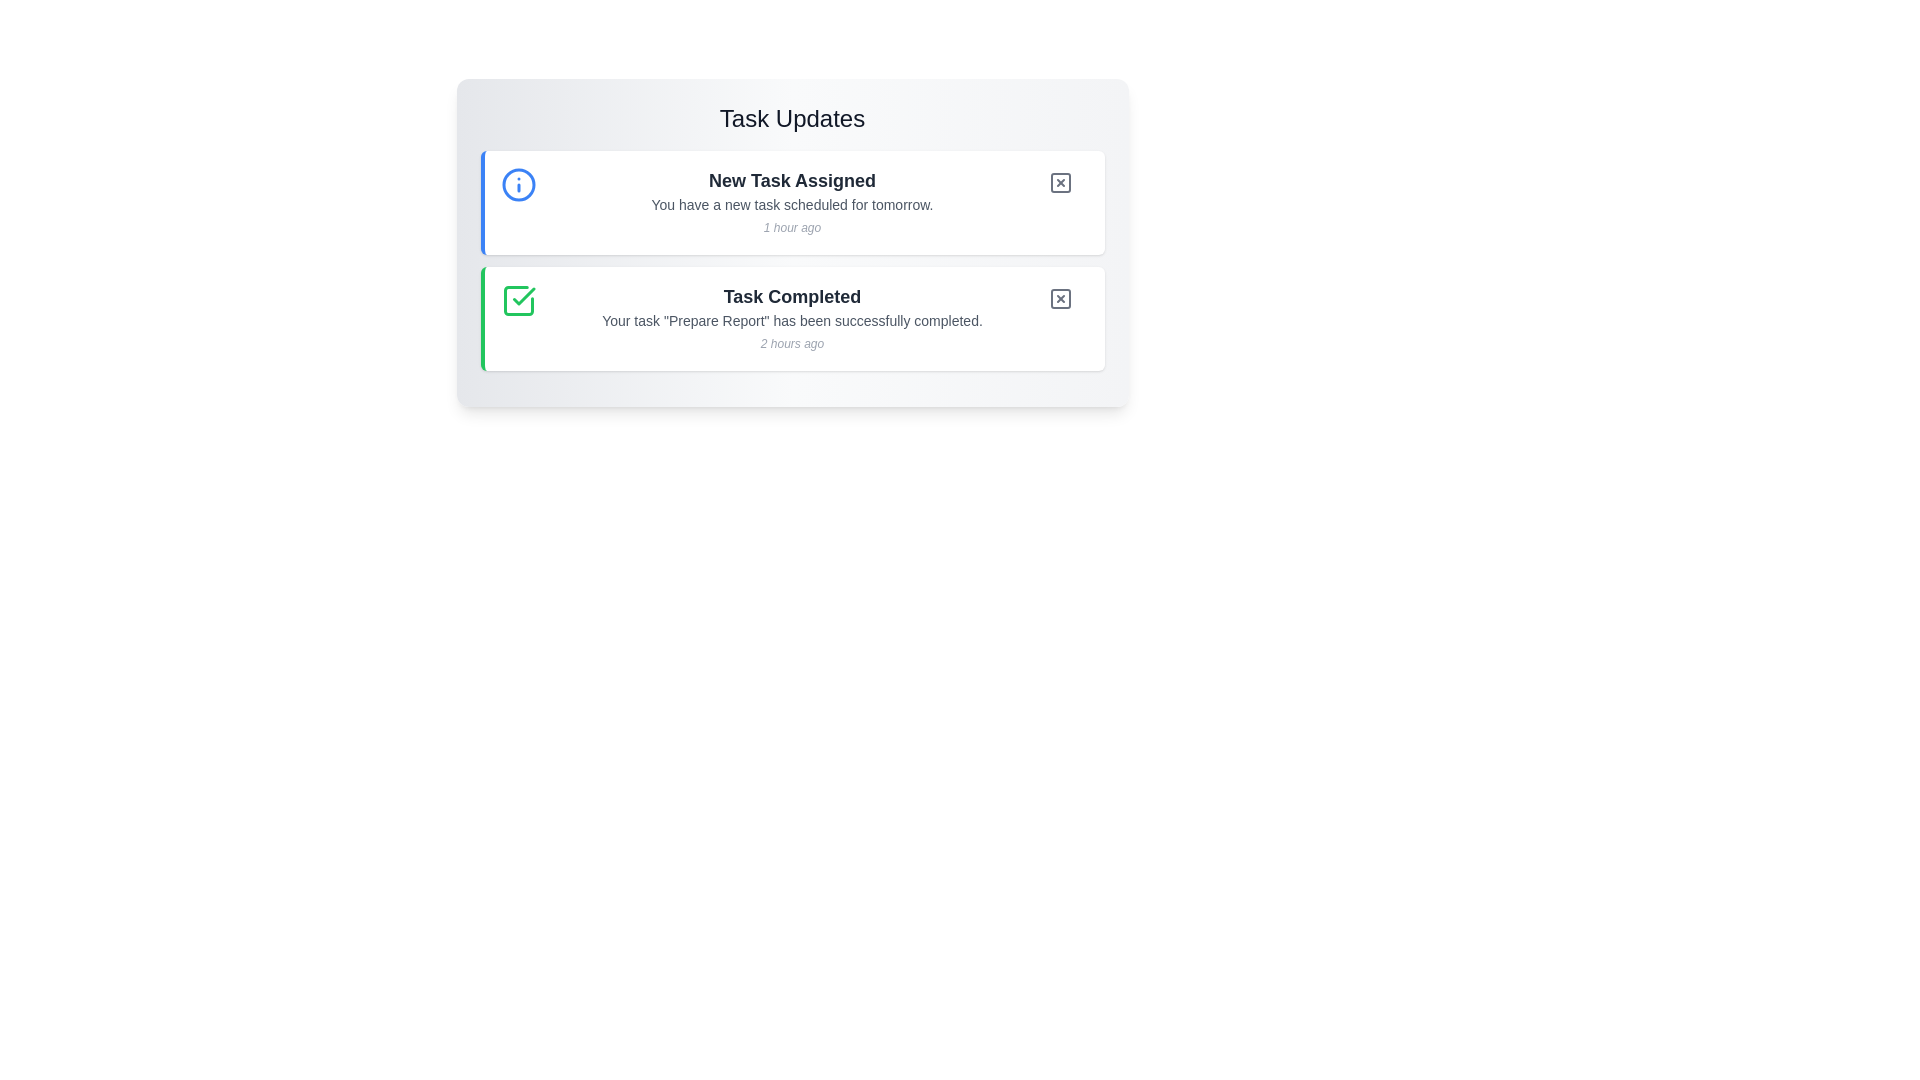  I want to click on the square icon with a cross (X) inside, located next to the text 'New Task Assigned', so click(1059, 182).